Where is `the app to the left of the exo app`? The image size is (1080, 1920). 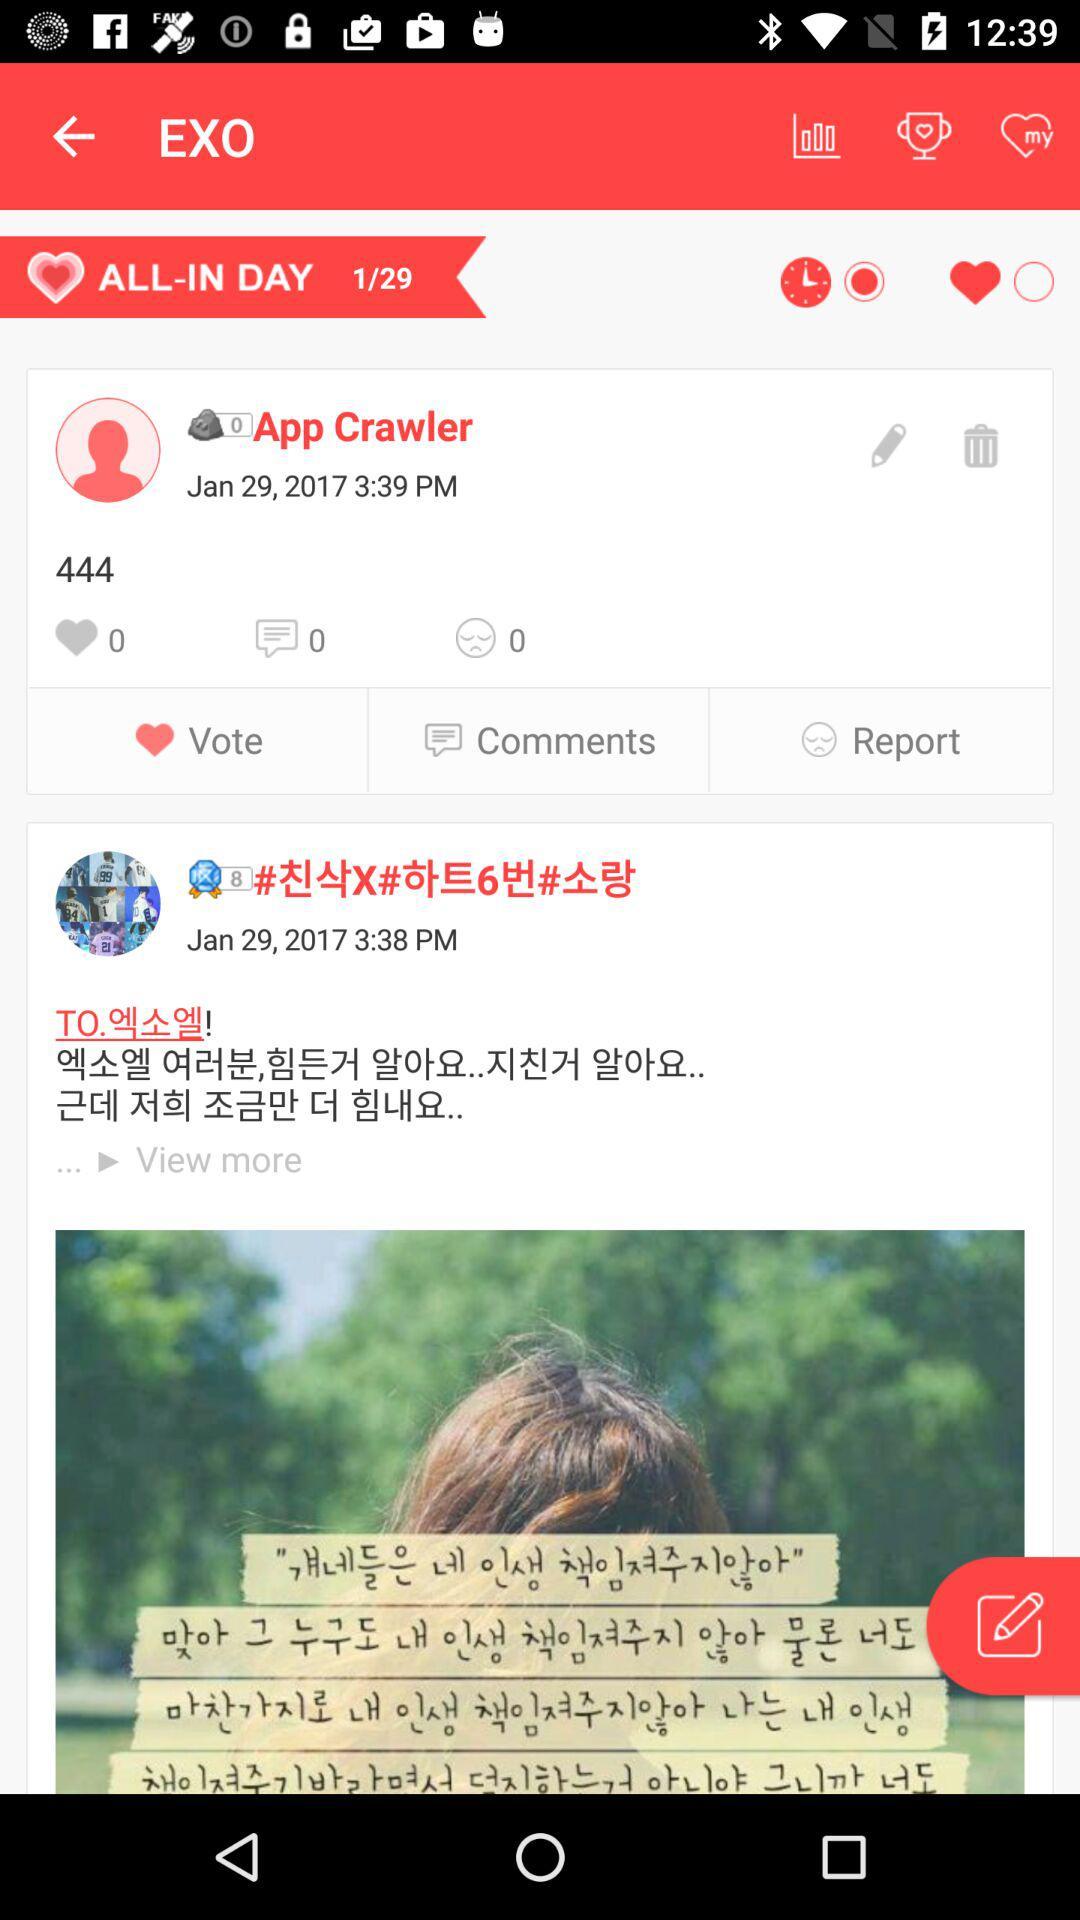 the app to the left of the exo app is located at coordinates (72, 135).